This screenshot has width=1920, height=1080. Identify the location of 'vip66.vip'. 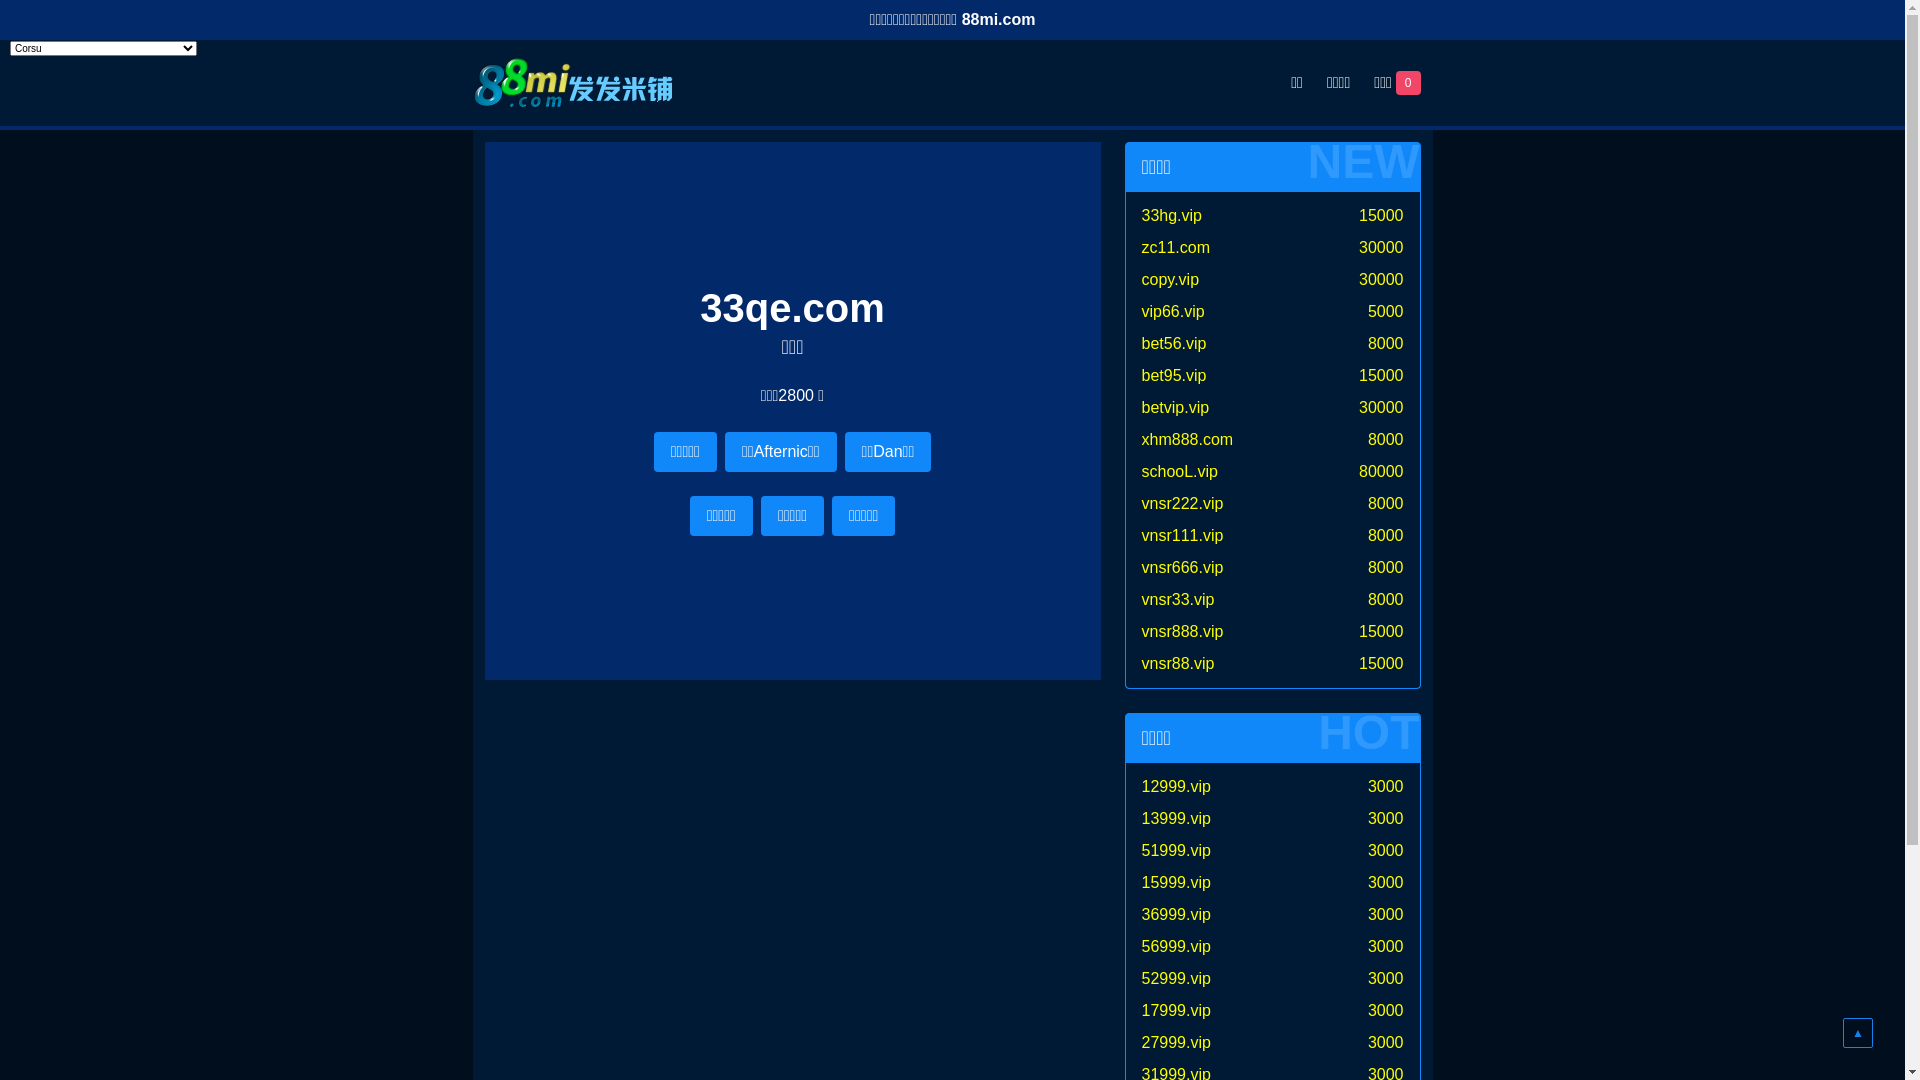
(1173, 311).